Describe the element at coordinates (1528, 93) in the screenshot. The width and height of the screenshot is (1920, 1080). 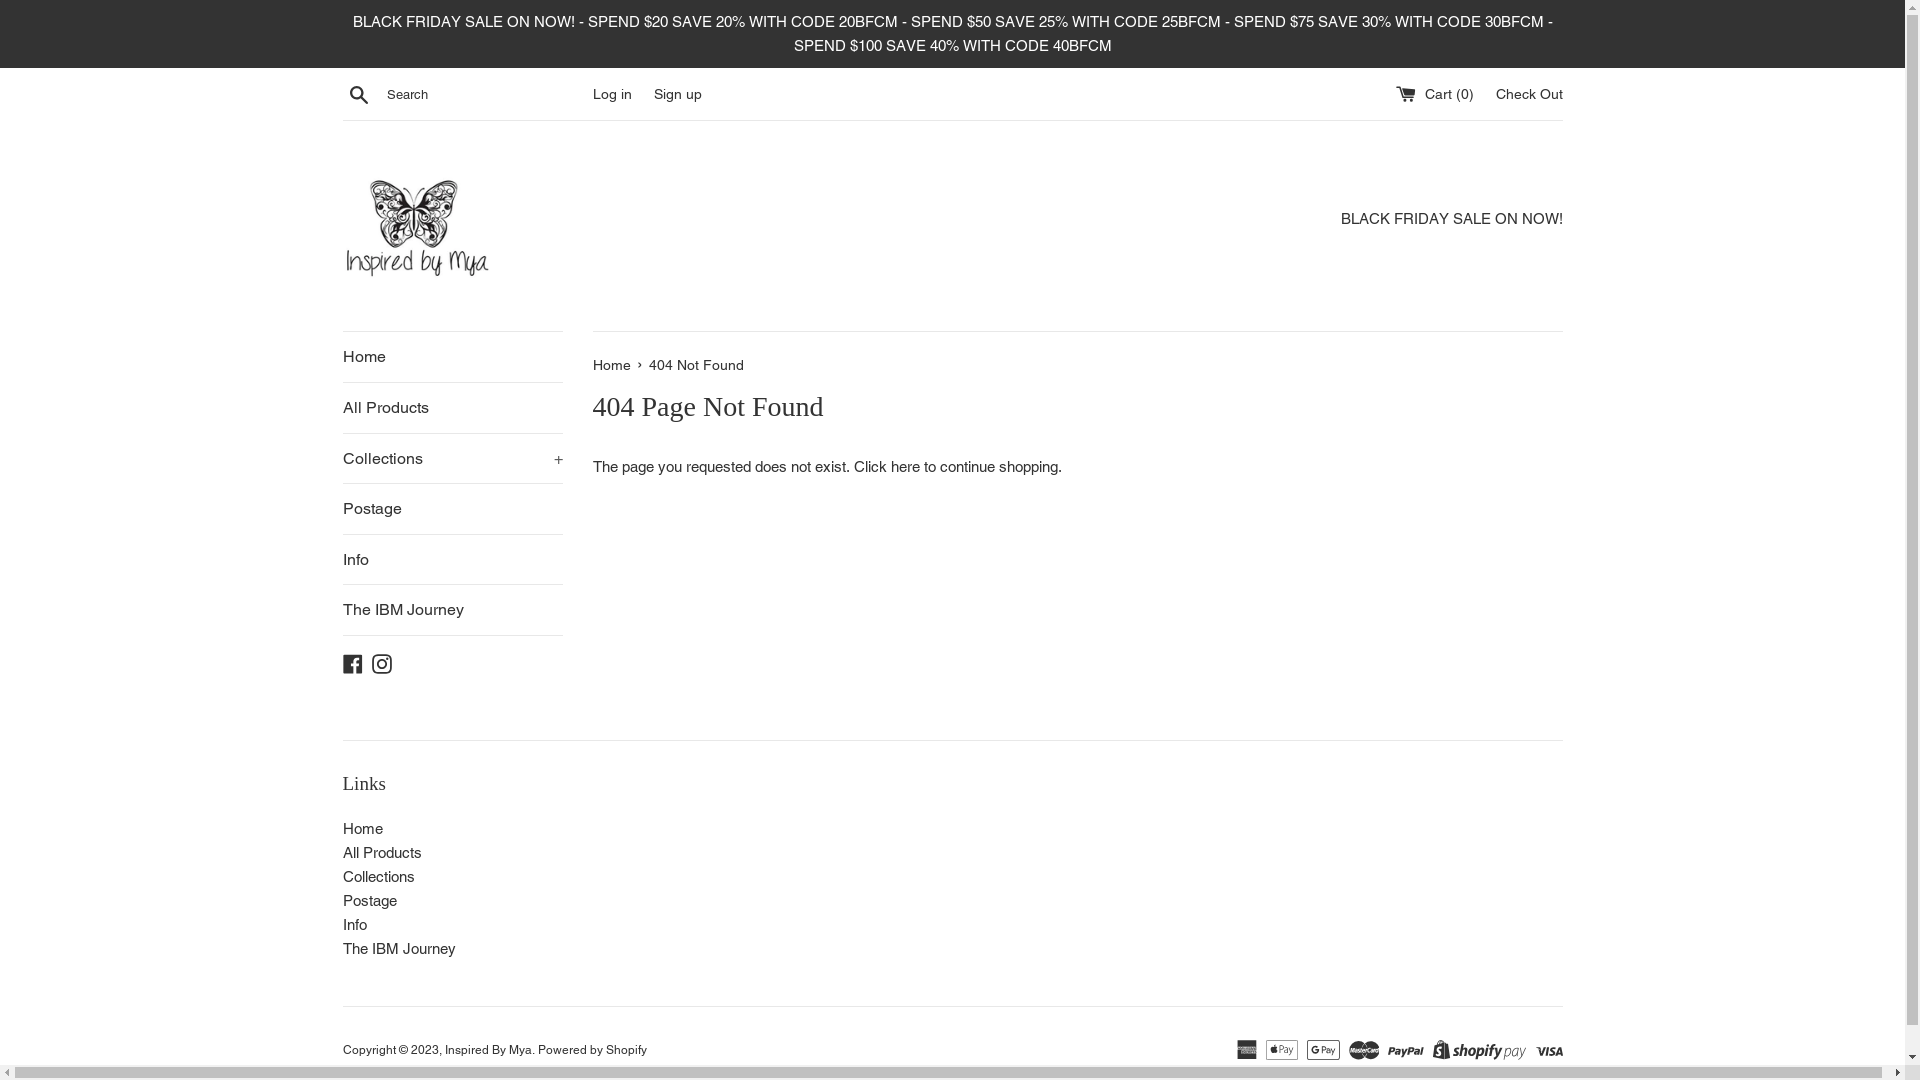
I see `'Check Out'` at that location.